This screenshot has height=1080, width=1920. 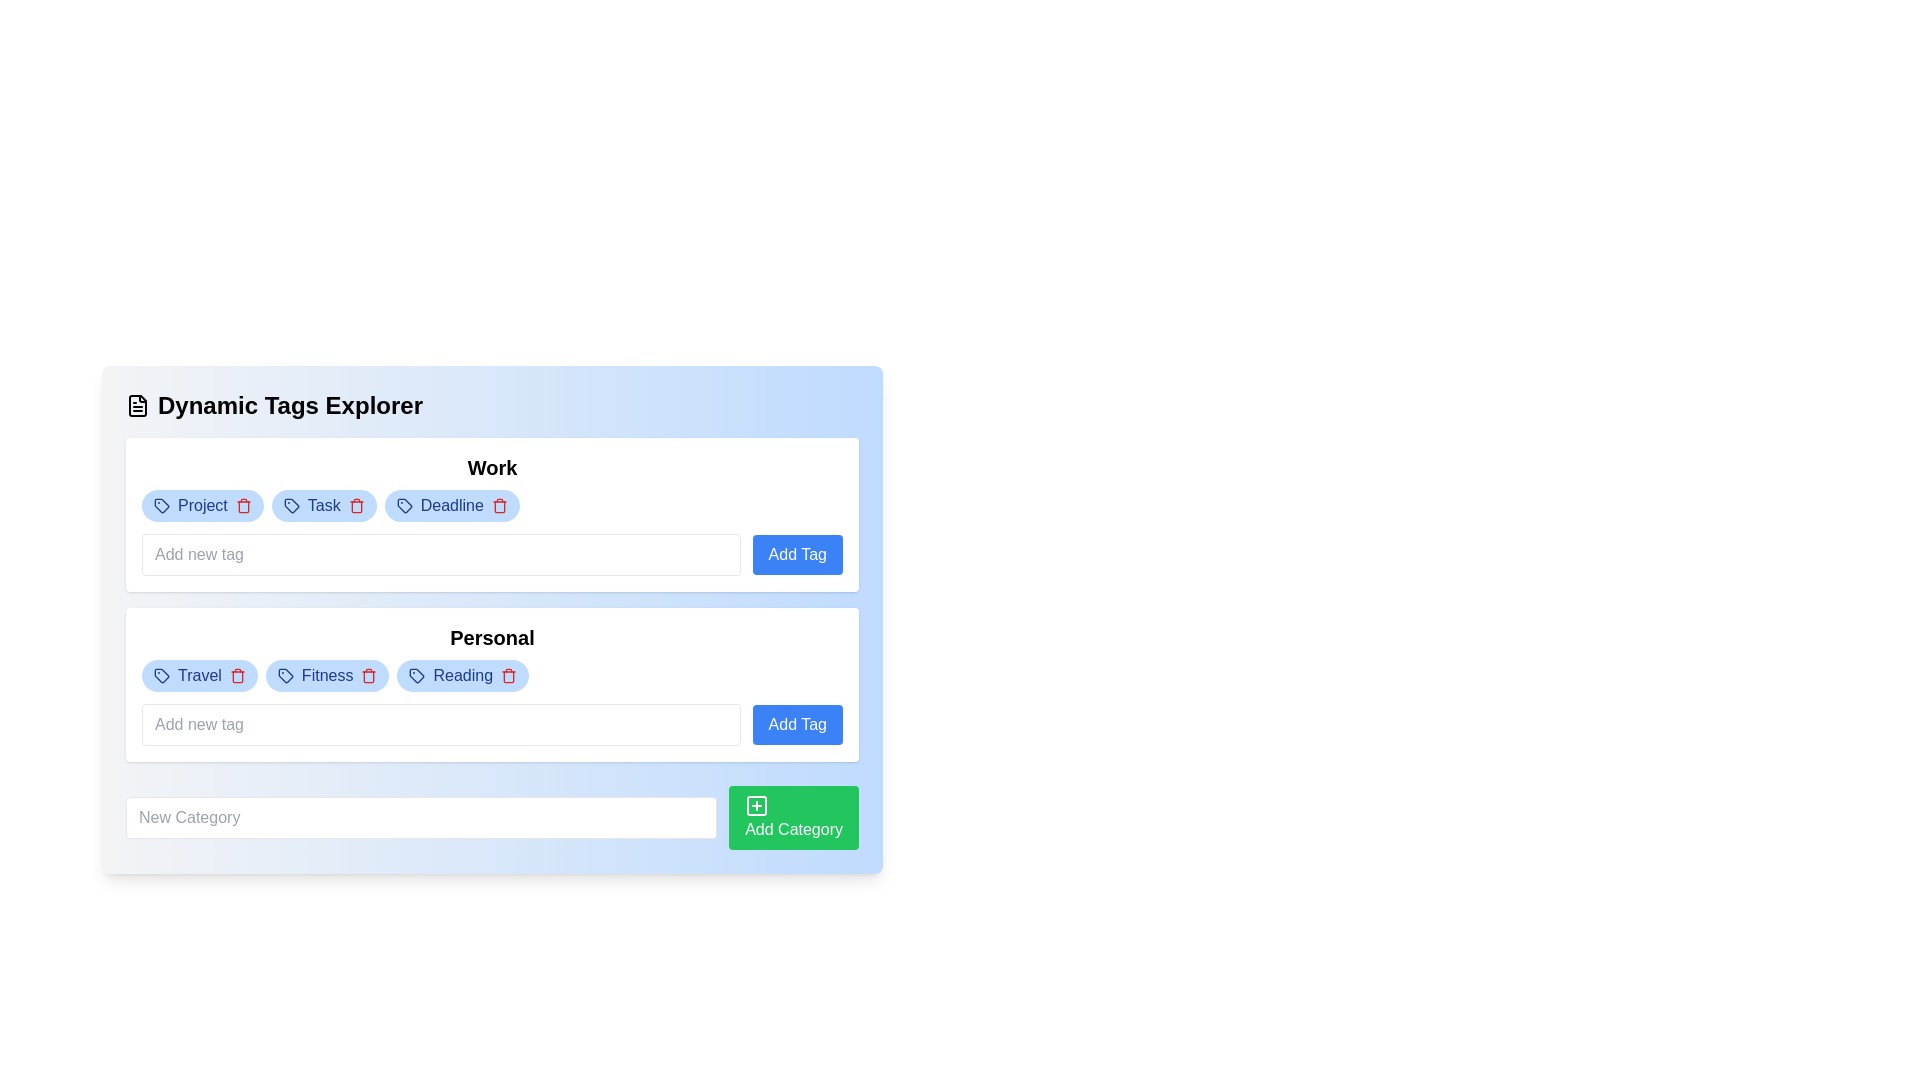 I want to click on the icon associated with the 'Reading' label located in the 'Personal' category, so click(x=416, y=675).